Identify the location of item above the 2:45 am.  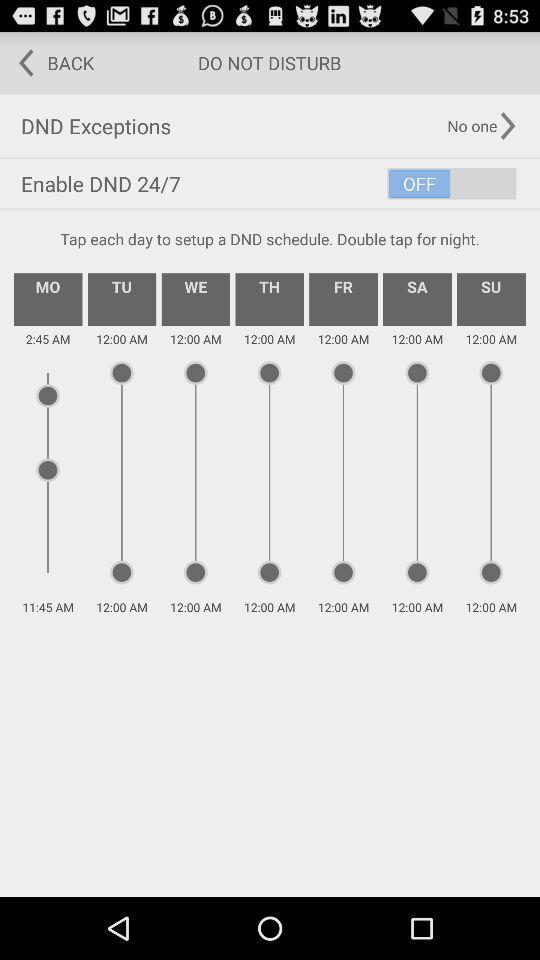
(122, 298).